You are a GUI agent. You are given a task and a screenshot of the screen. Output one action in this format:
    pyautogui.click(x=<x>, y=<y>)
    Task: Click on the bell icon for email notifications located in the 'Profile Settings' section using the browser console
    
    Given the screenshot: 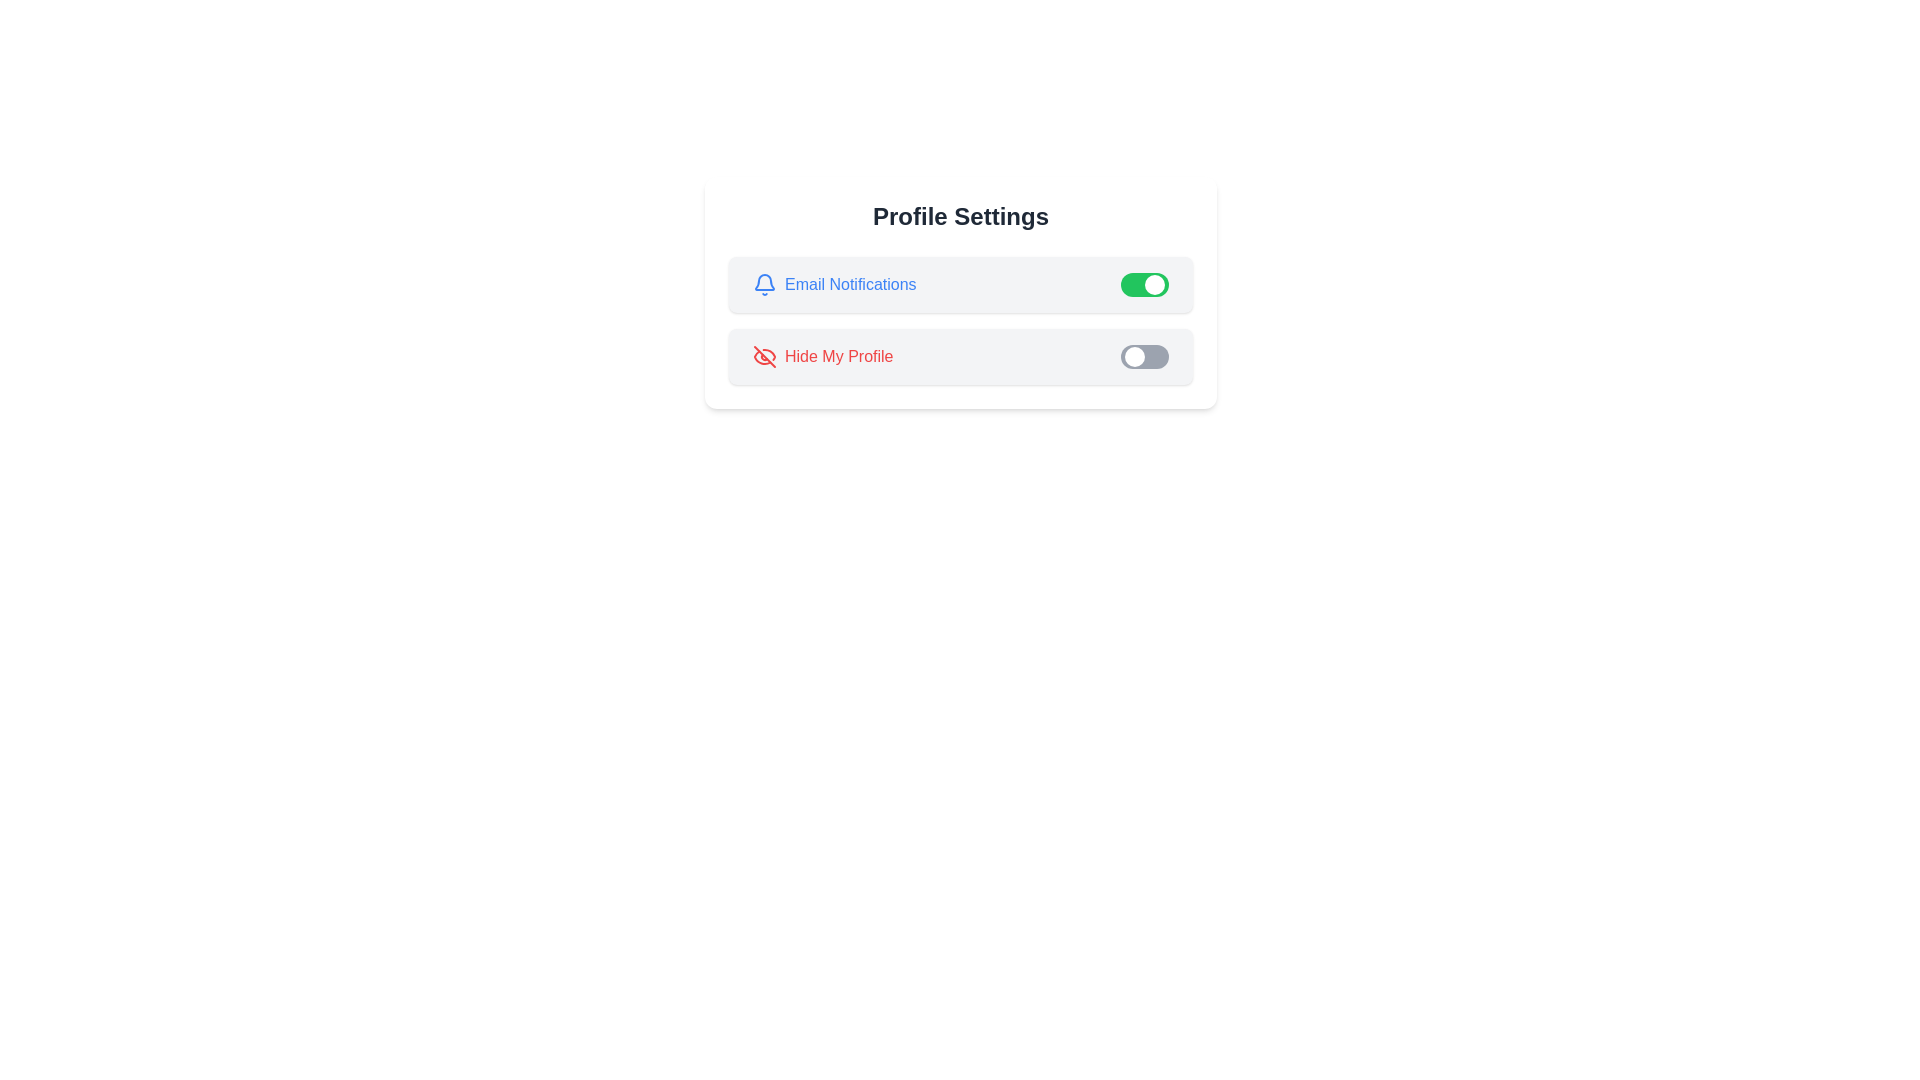 What is the action you would take?
    pyautogui.click(x=763, y=282)
    